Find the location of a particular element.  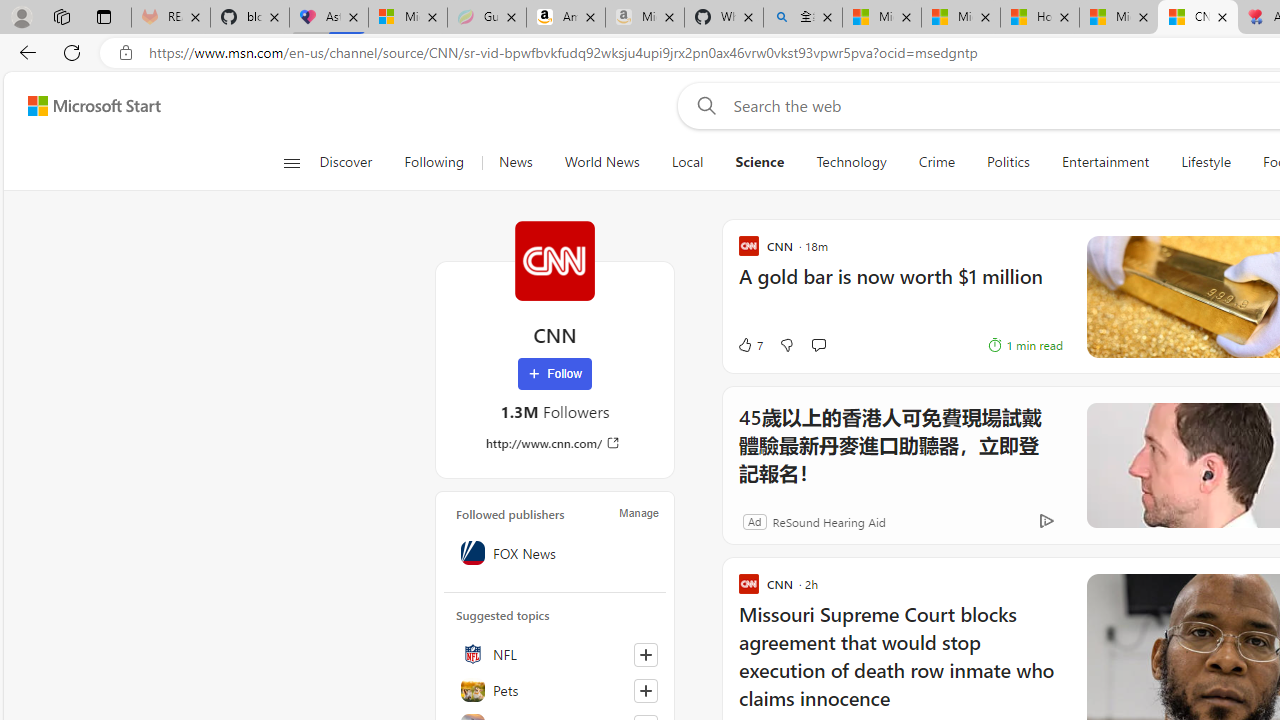

'Entertainment' is located at coordinates (1104, 162).